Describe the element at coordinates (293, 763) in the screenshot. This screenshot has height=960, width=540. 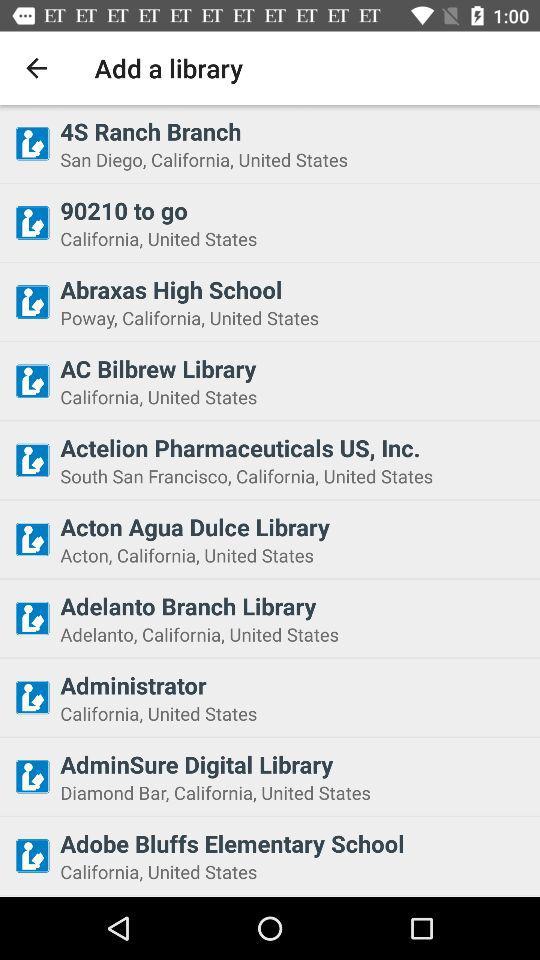
I see `the item above the diamond bar california` at that location.